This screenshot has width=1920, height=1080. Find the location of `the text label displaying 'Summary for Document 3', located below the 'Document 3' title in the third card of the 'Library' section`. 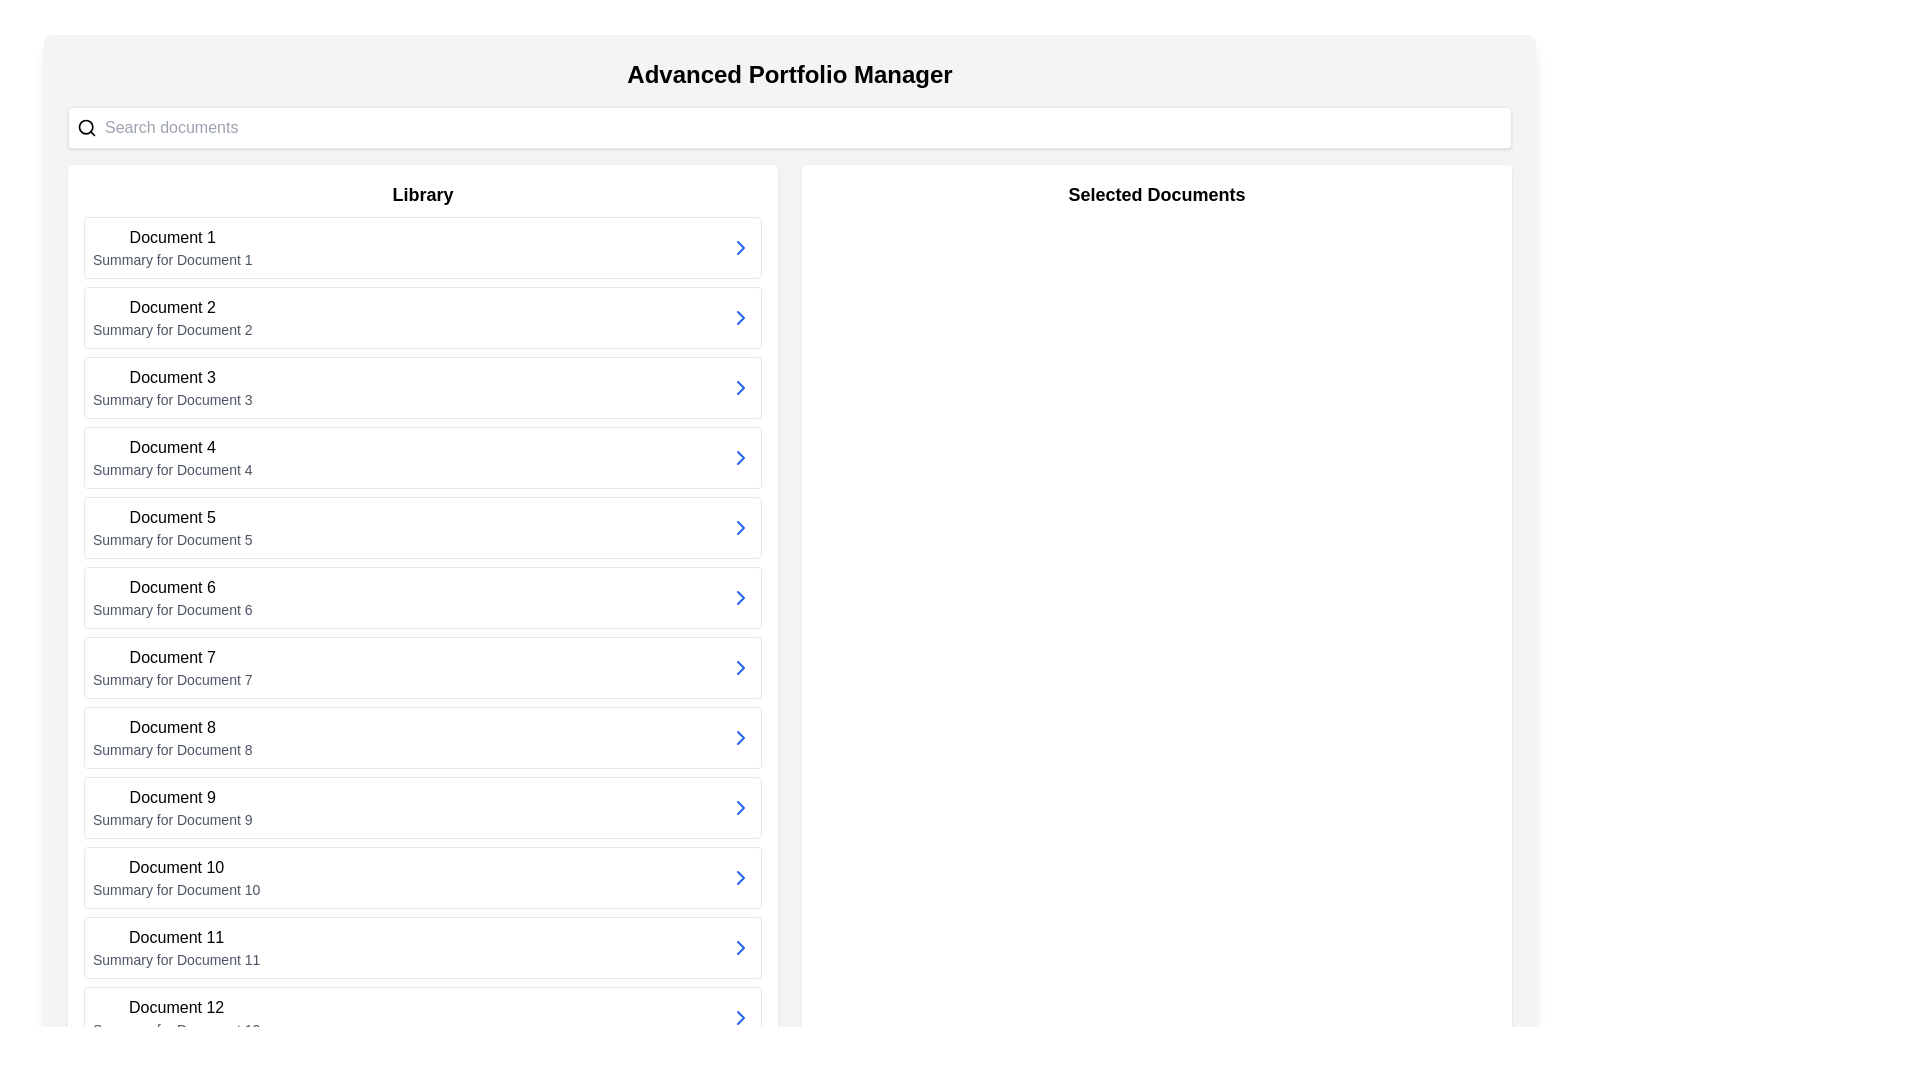

the text label displaying 'Summary for Document 3', located below the 'Document 3' title in the third card of the 'Library' section is located at coordinates (172, 400).